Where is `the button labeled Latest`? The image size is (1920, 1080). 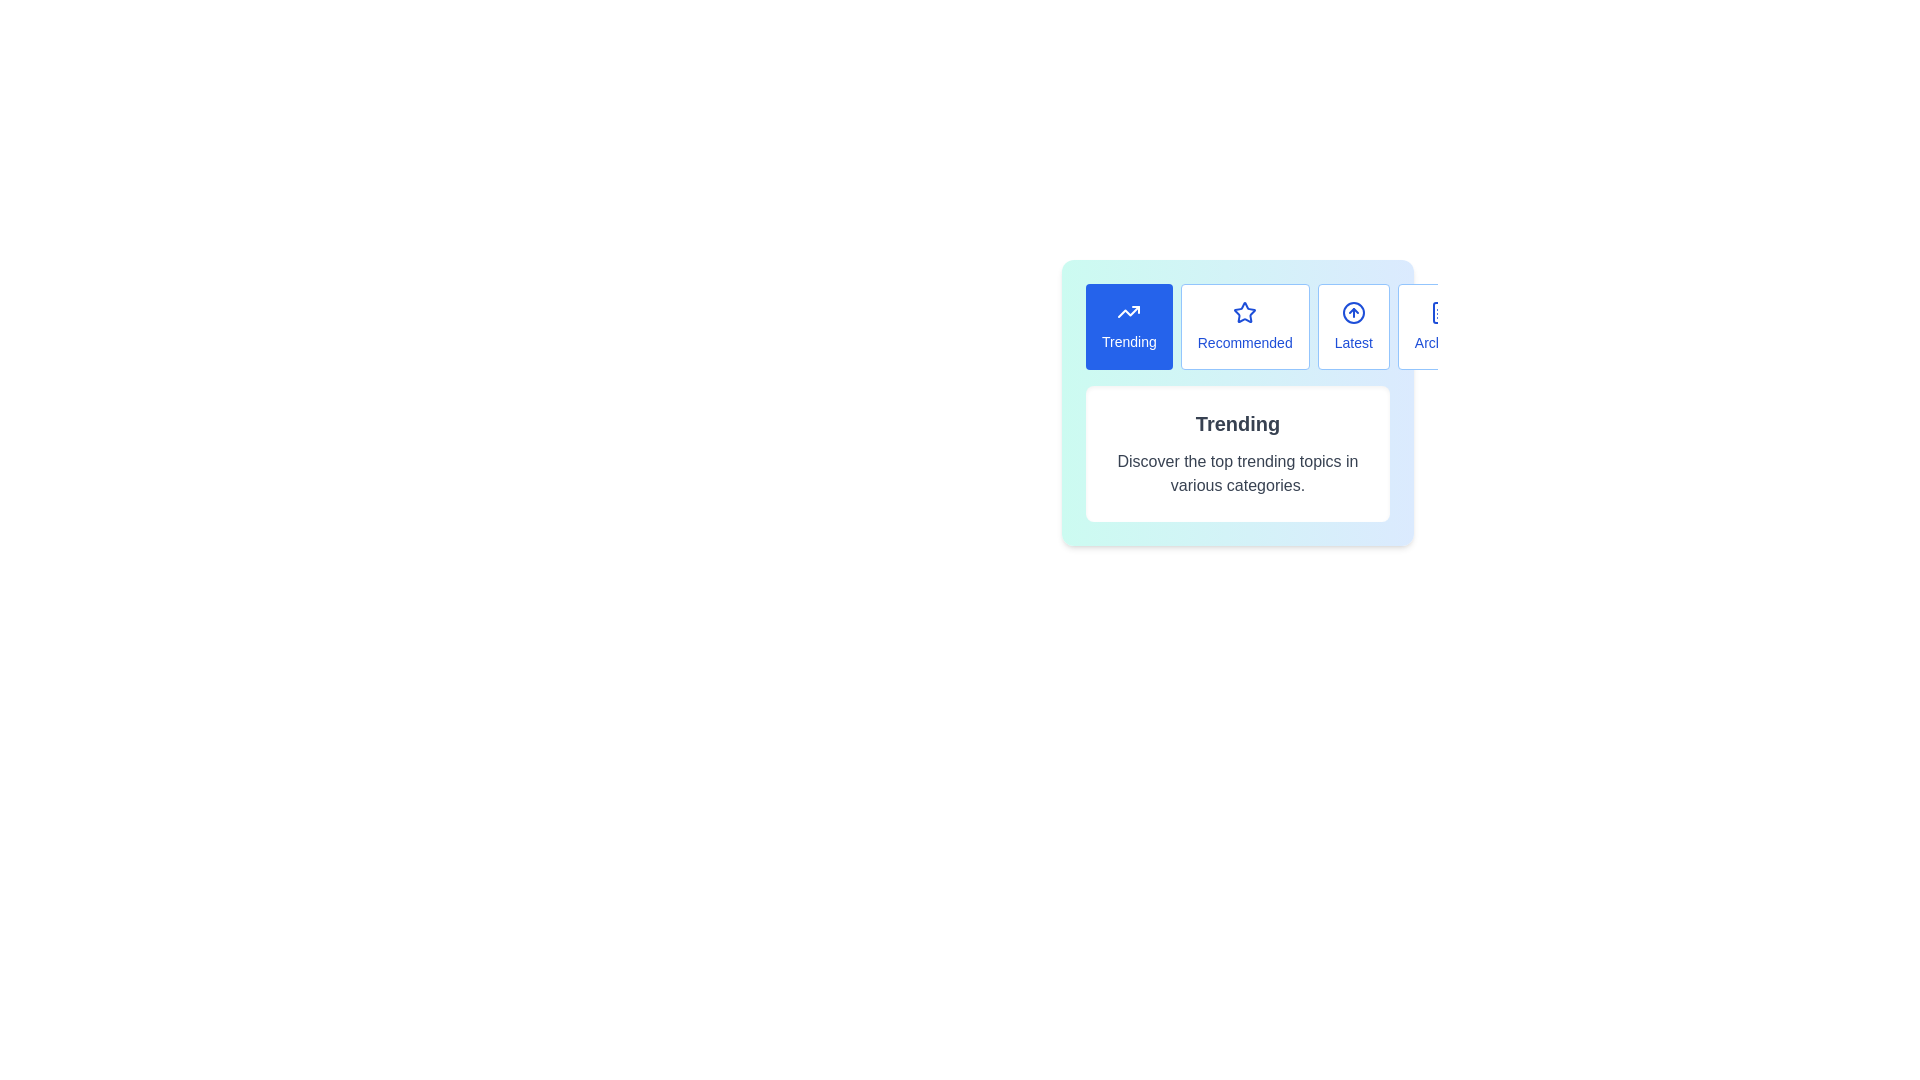 the button labeled Latest is located at coordinates (1353, 326).